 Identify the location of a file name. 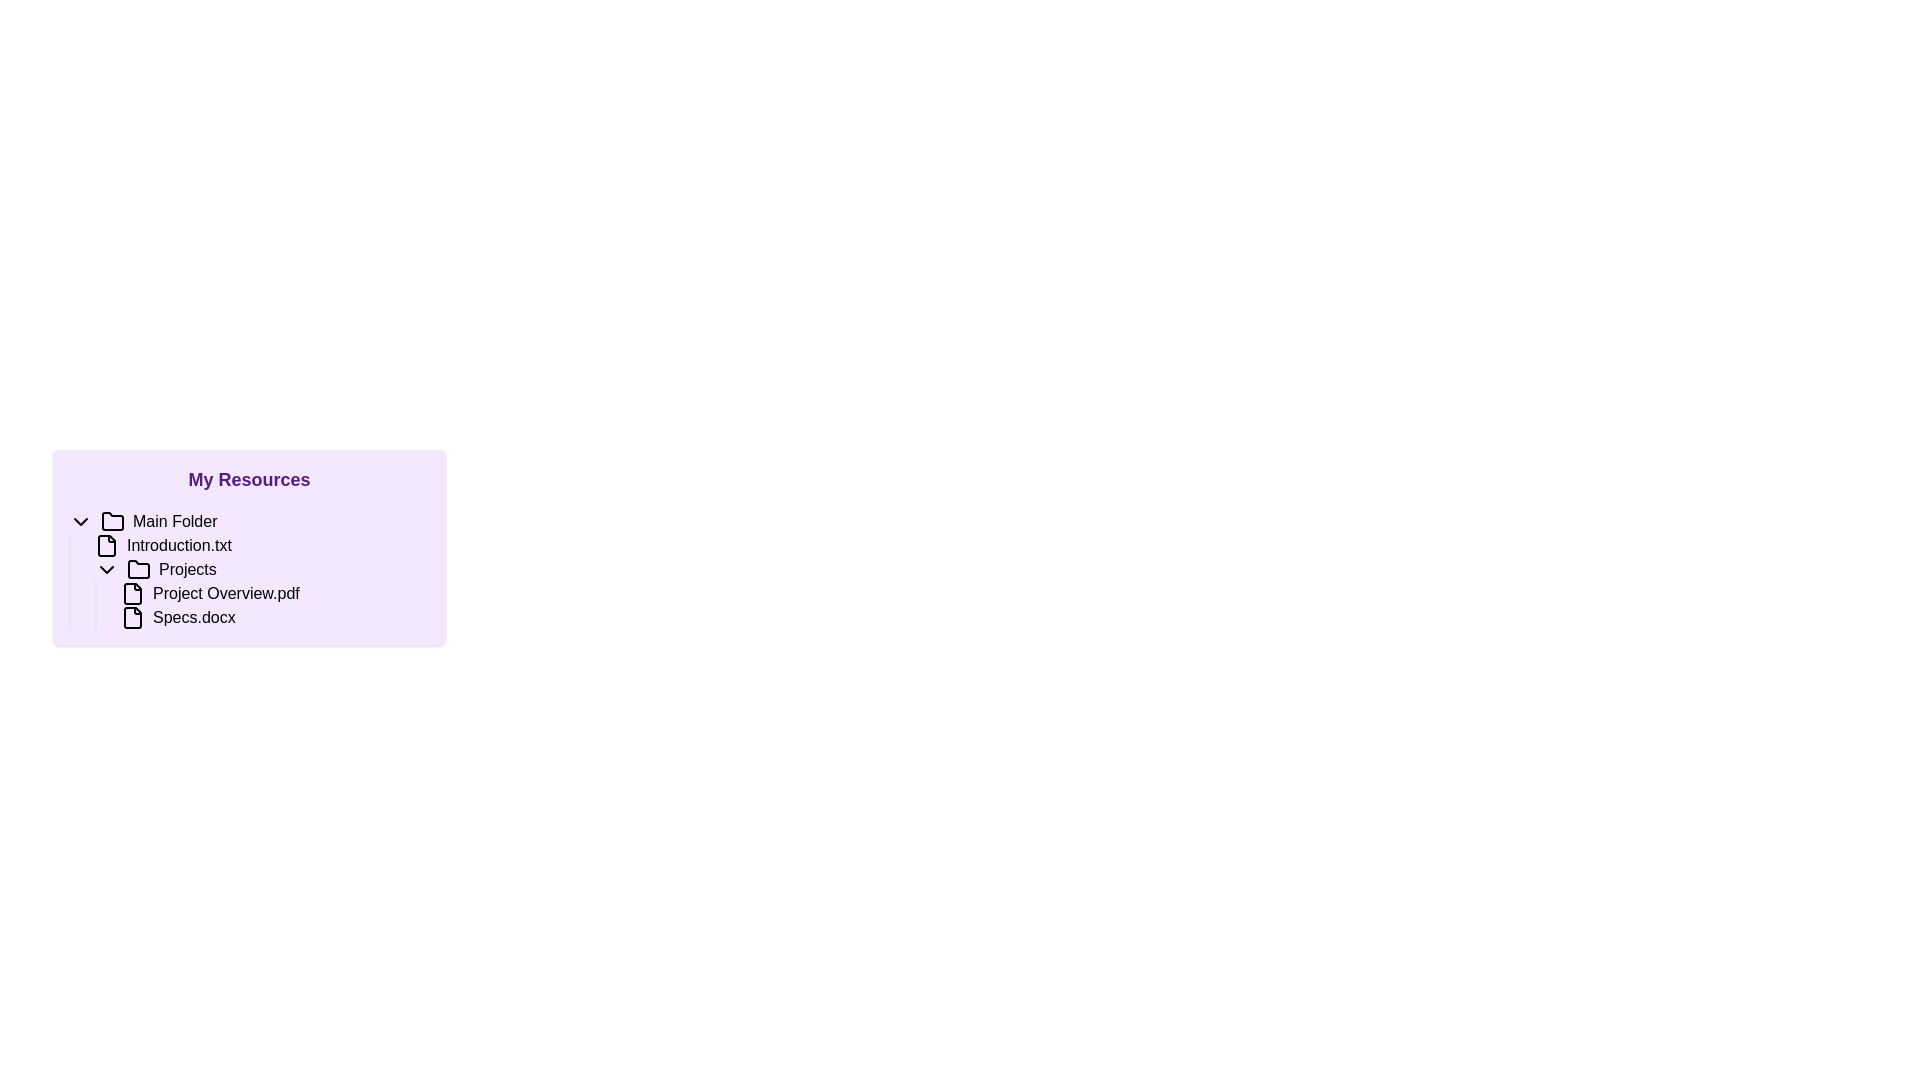
(261, 593).